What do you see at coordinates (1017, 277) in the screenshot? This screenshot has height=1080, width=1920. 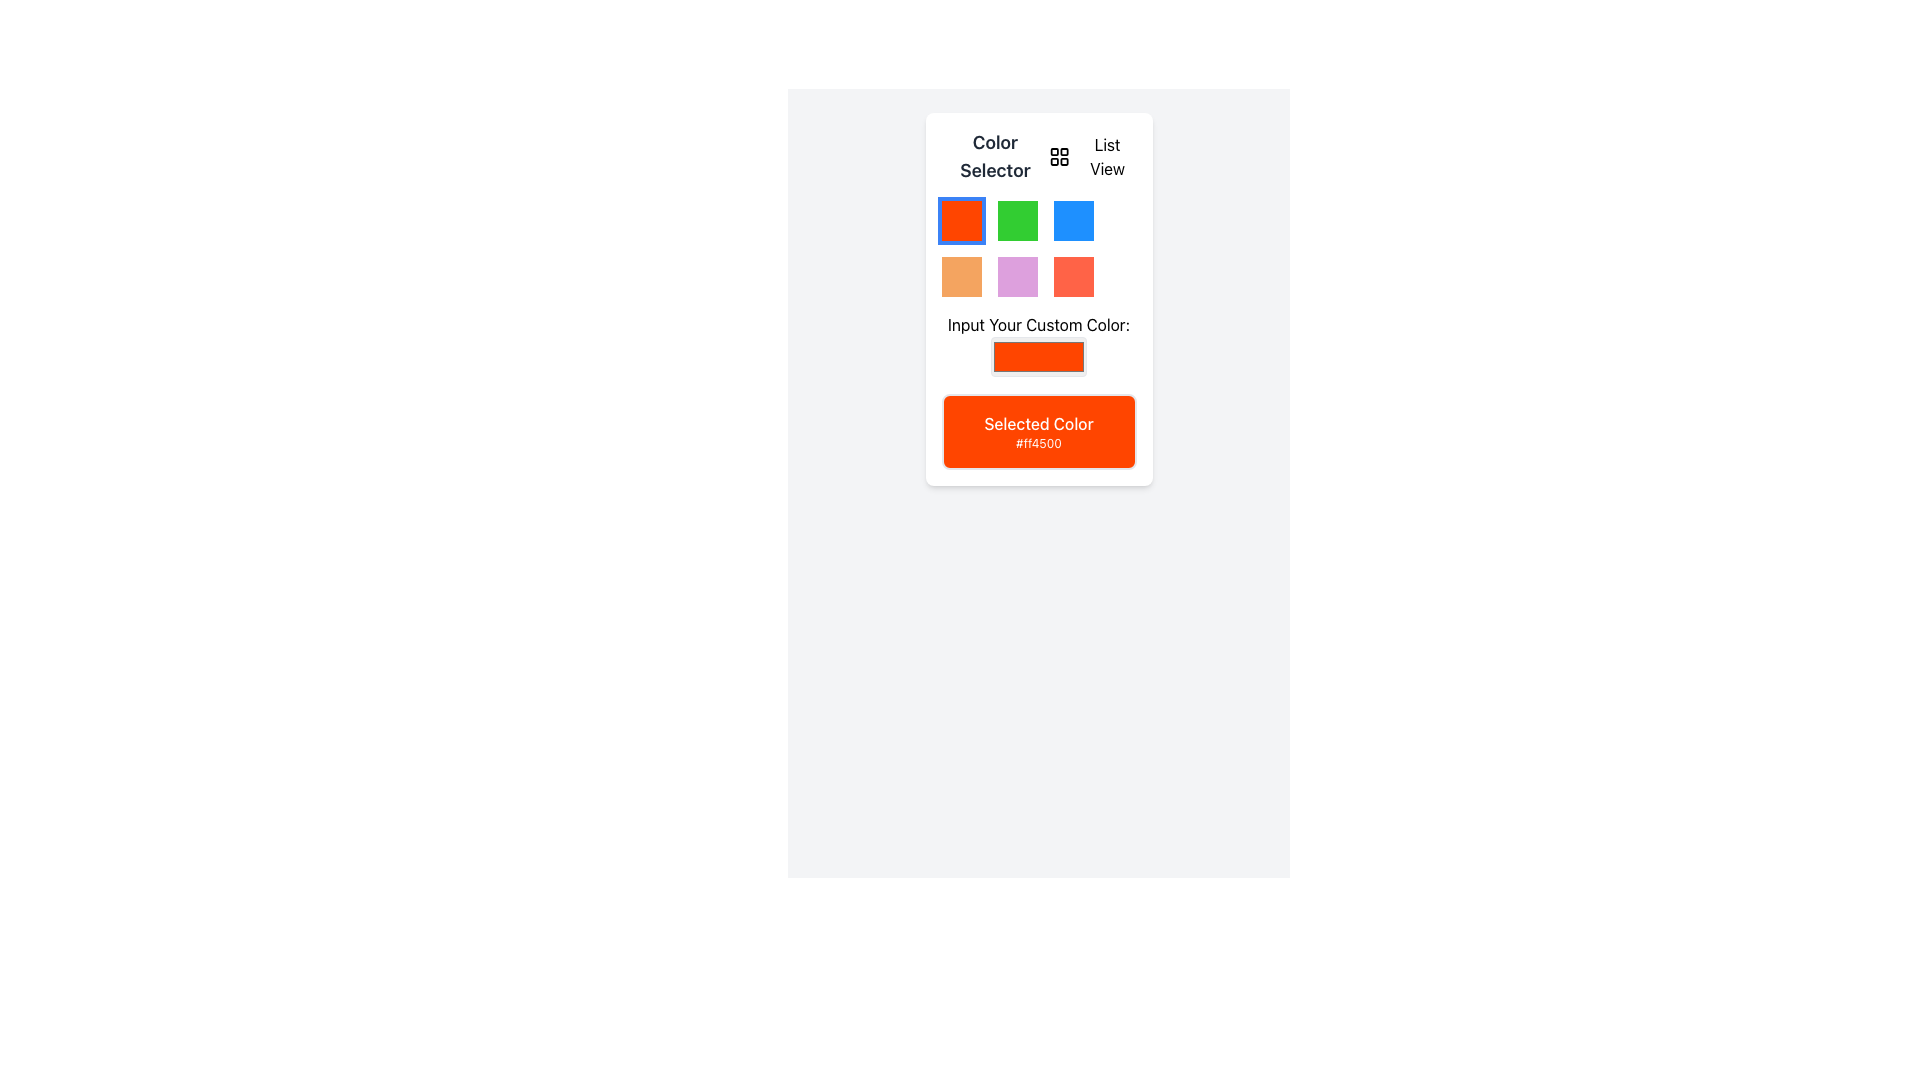 I see `the square Grid Item (Color) with a light purple background located in the second row and second column of the color options grid` at bounding box center [1017, 277].